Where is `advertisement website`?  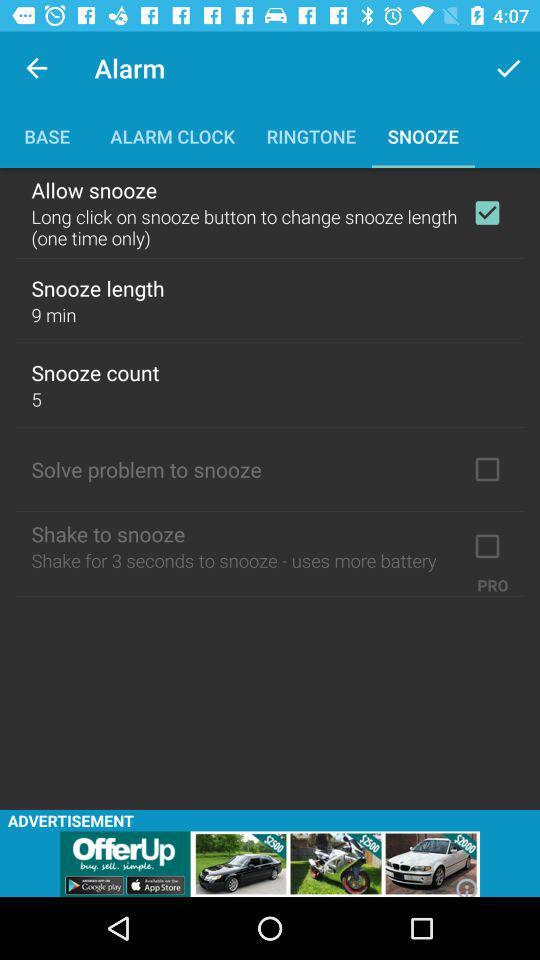 advertisement website is located at coordinates (270, 863).